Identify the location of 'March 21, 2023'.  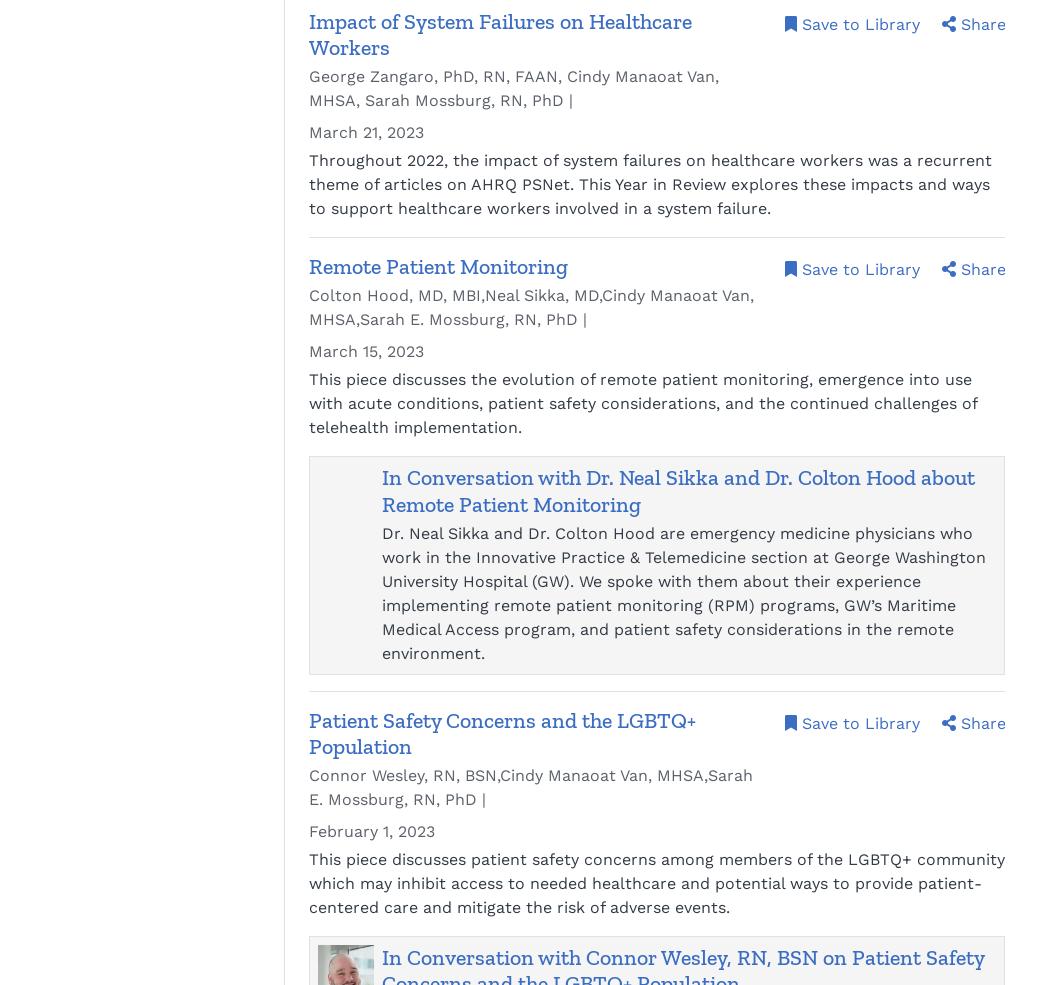
(308, 132).